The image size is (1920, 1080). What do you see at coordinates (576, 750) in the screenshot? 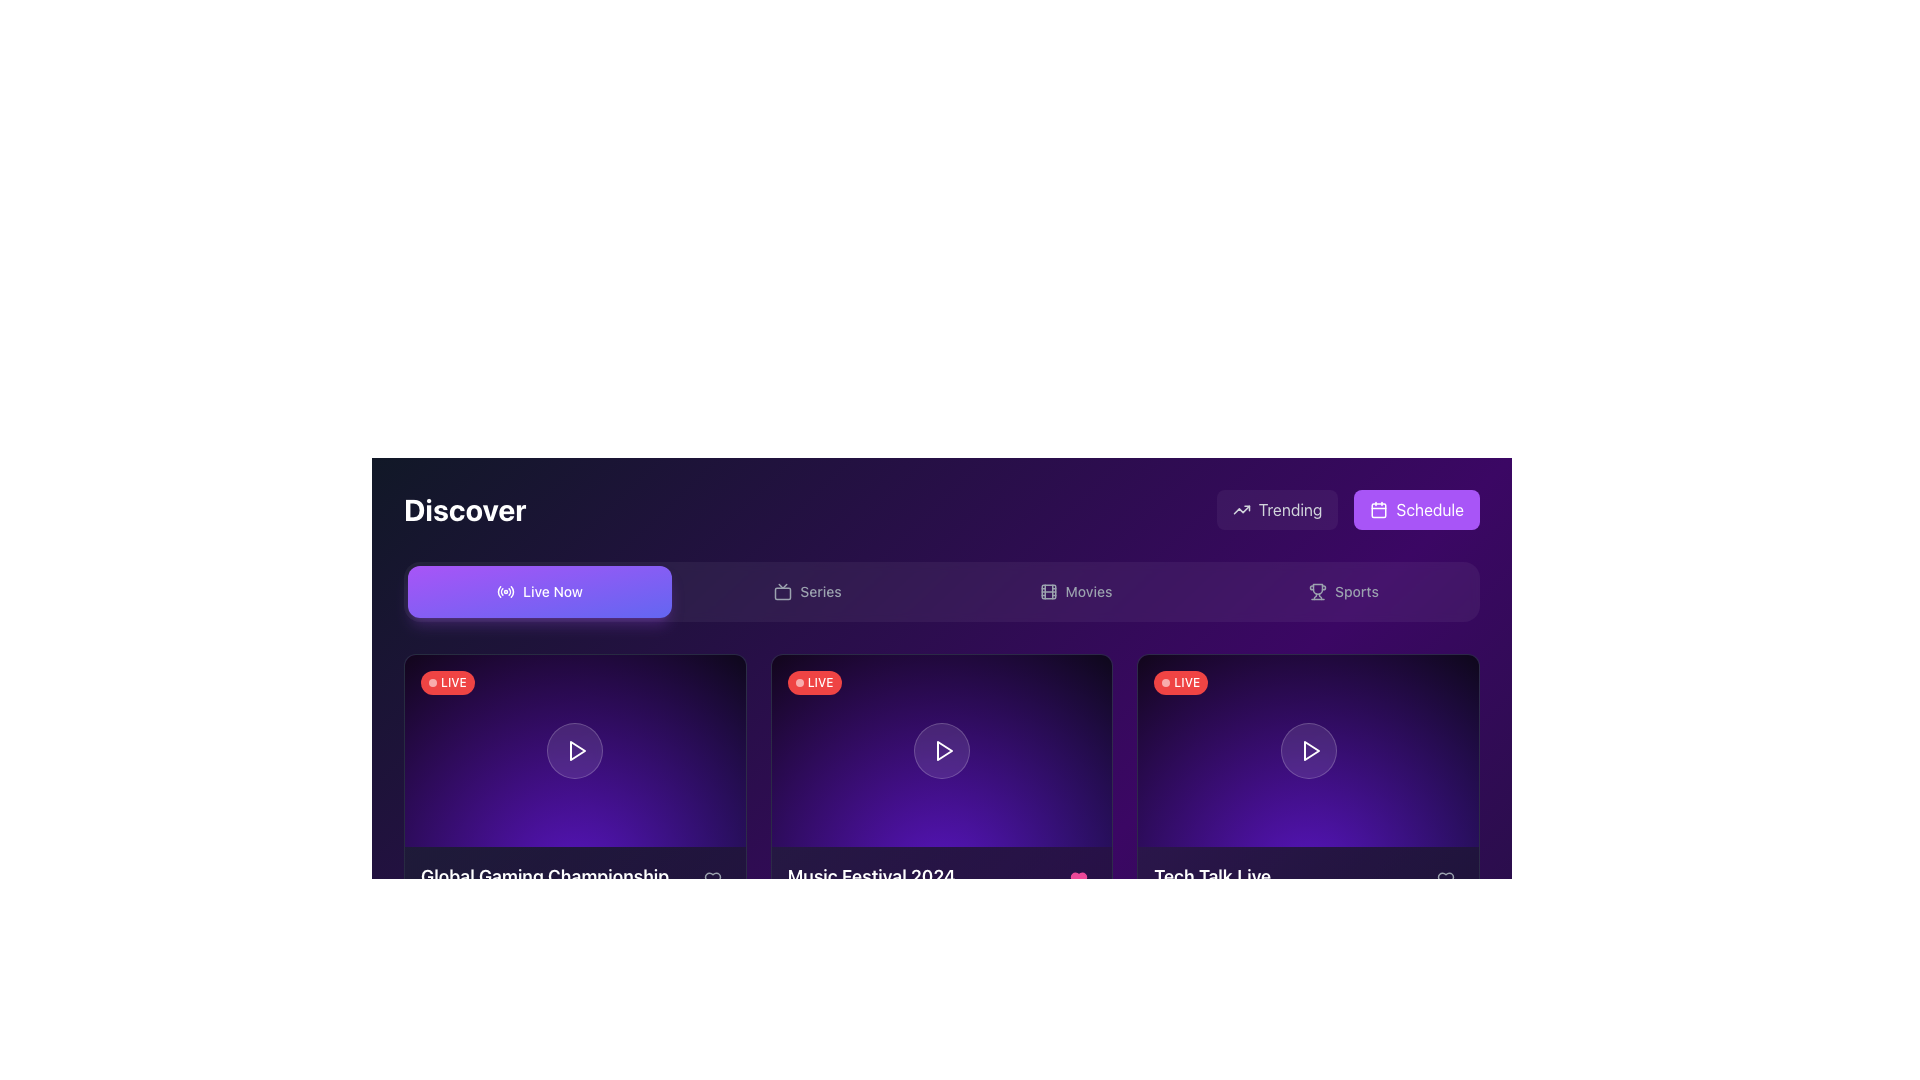
I see `the play button icon` at bounding box center [576, 750].